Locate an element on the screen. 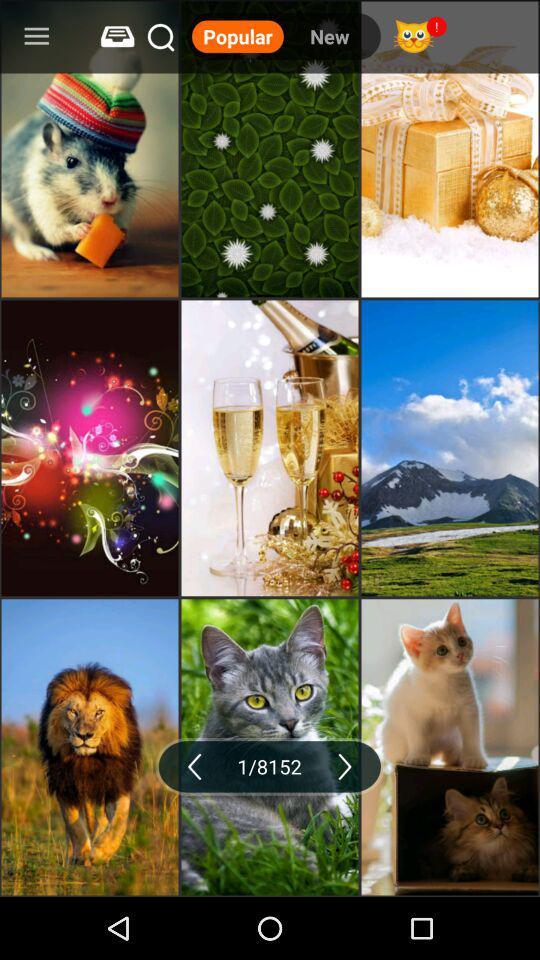 This screenshot has width=540, height=960. the popular icon is located at coordinates (237, 35).